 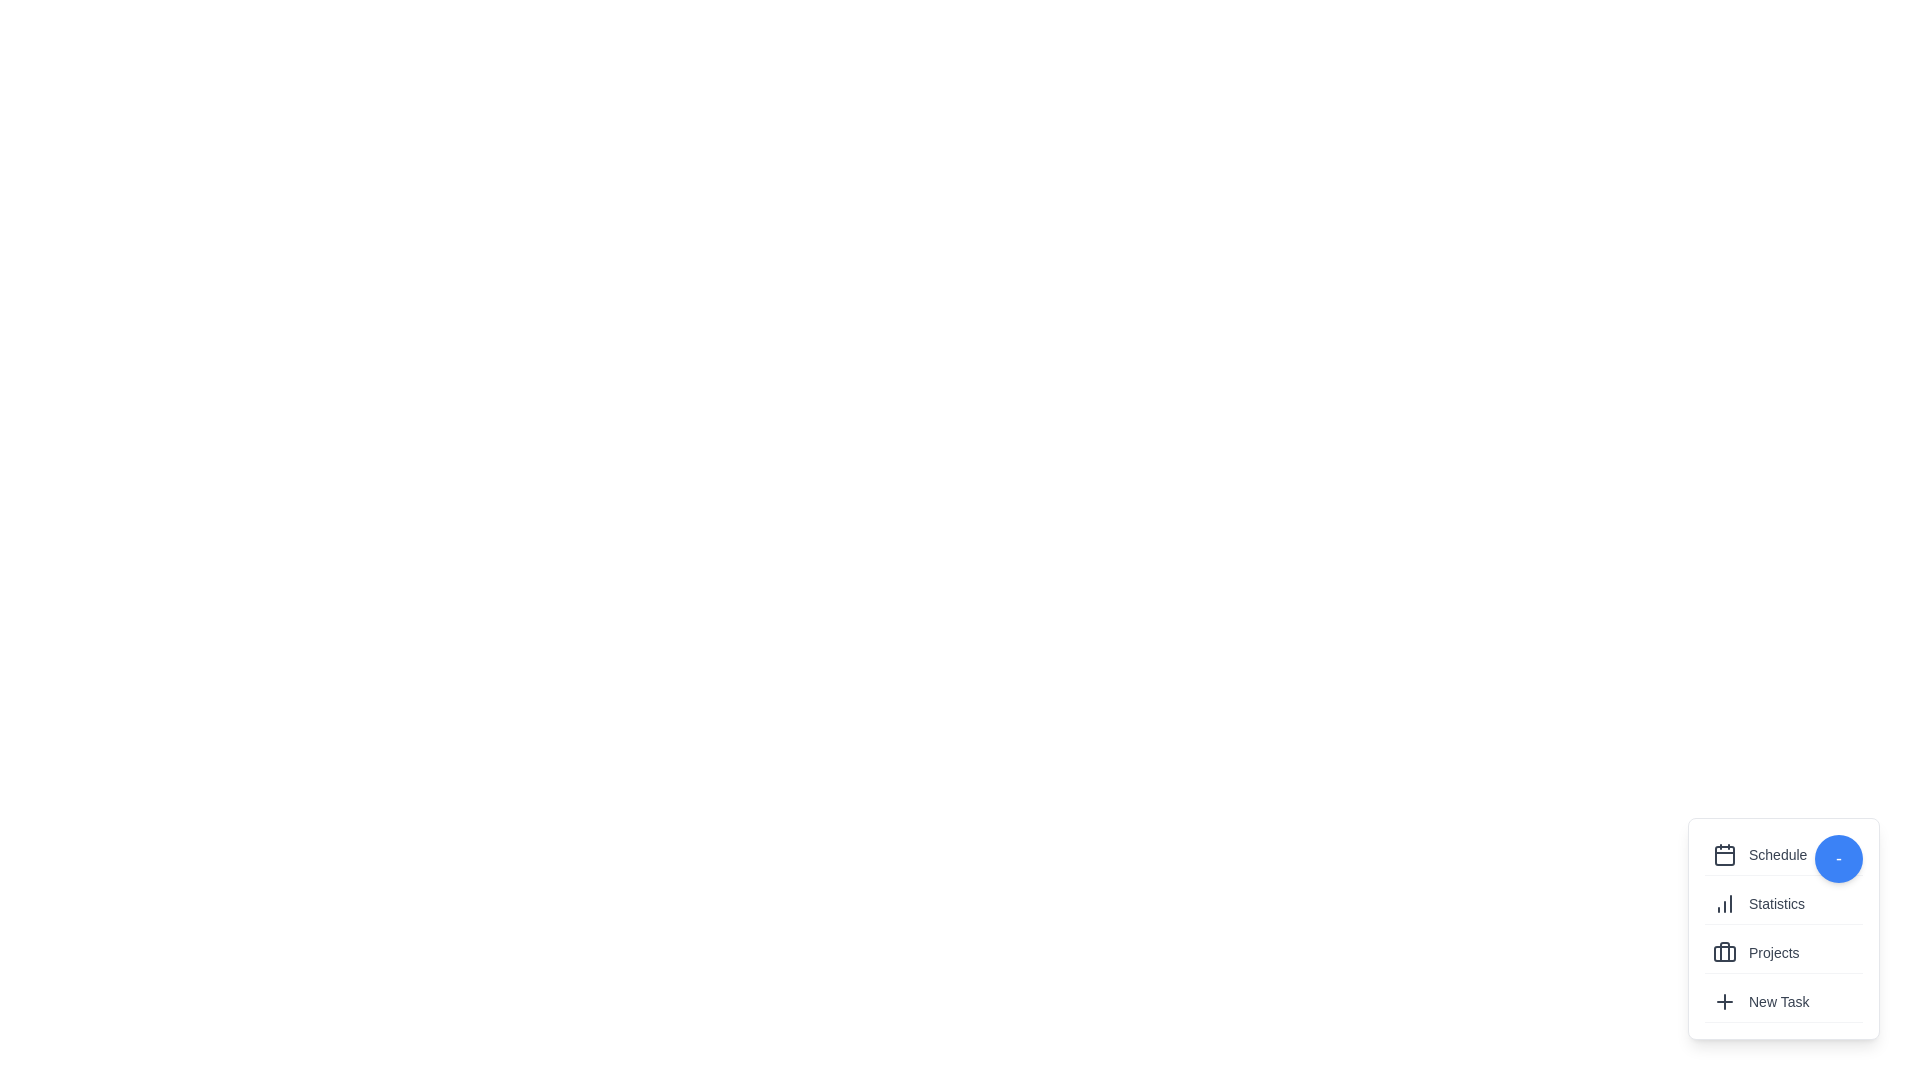 What do you see at coordinates (1784, 855) in the screenshot?
I see `the first item in the vertical list of menu options` at bounding box center [1784, 855].